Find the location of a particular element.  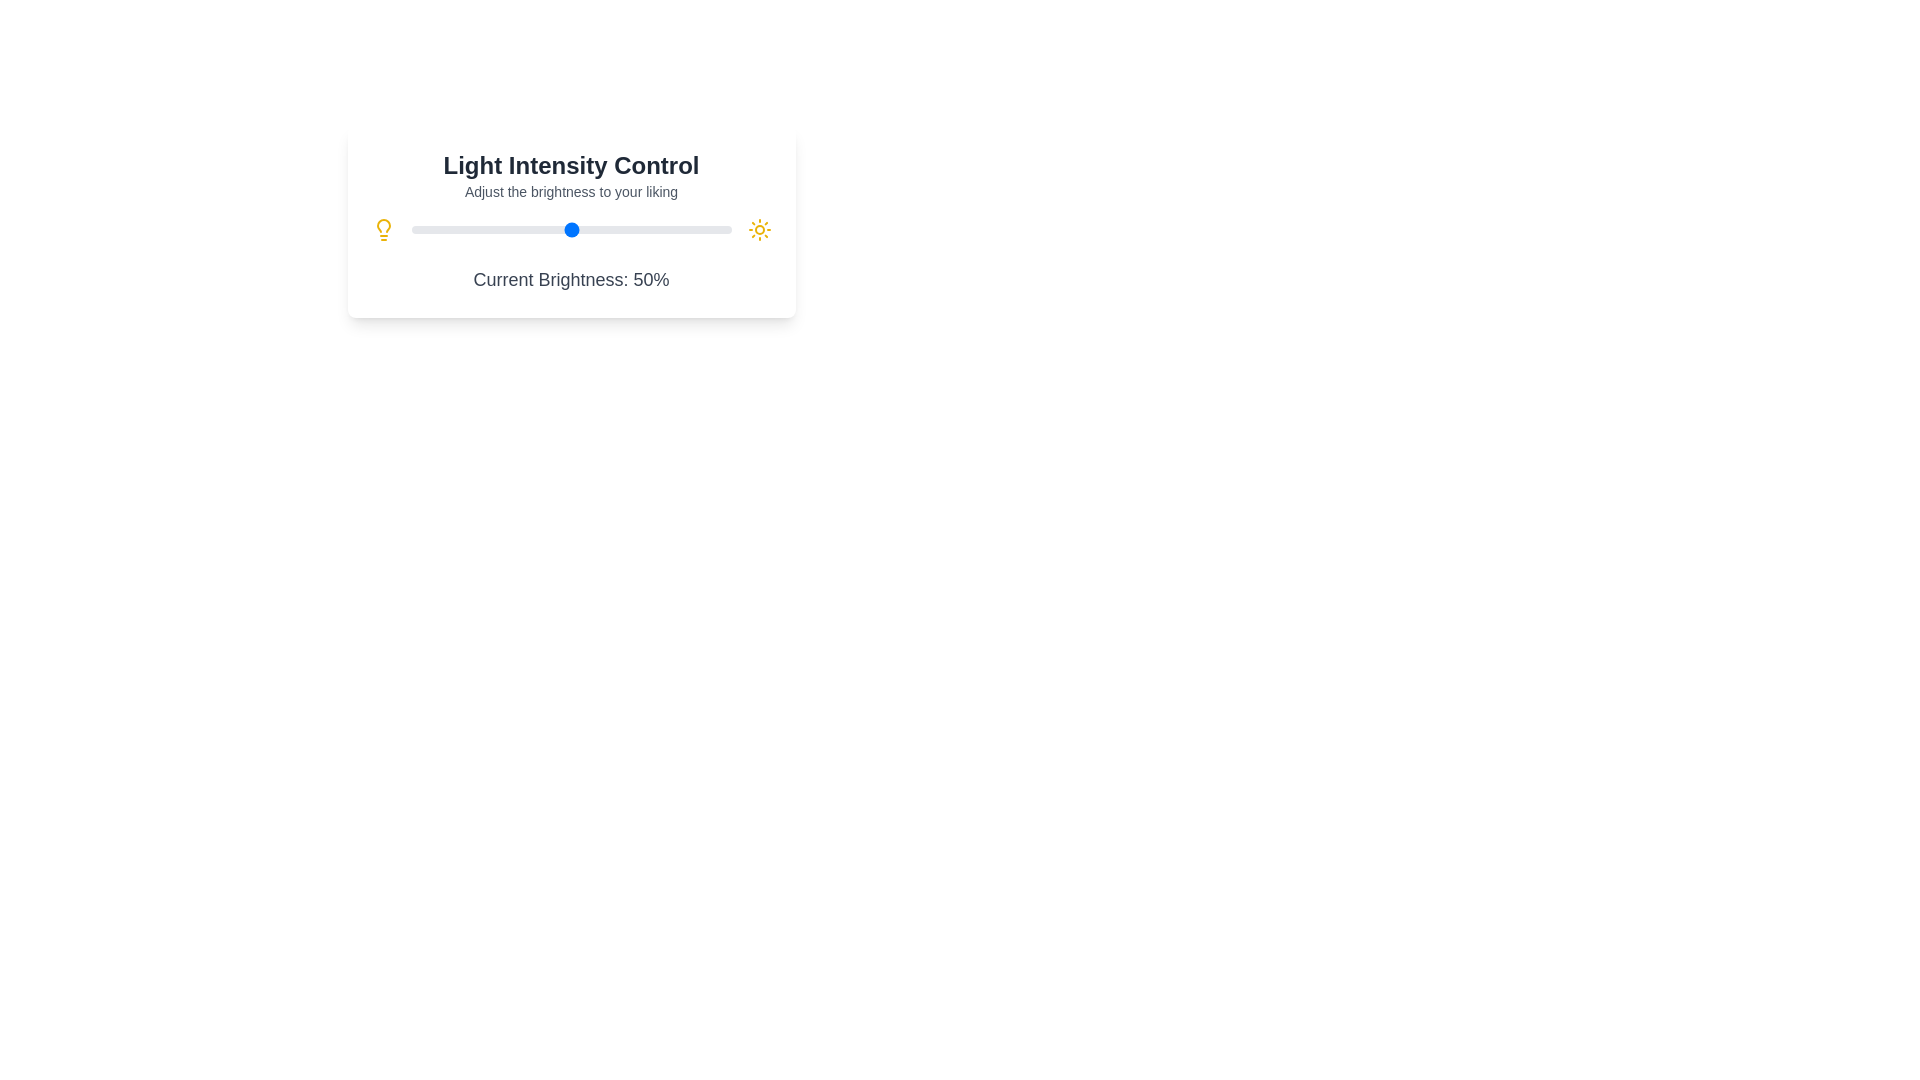

the brightness slider to 68% is located at coordinates (628, 229).